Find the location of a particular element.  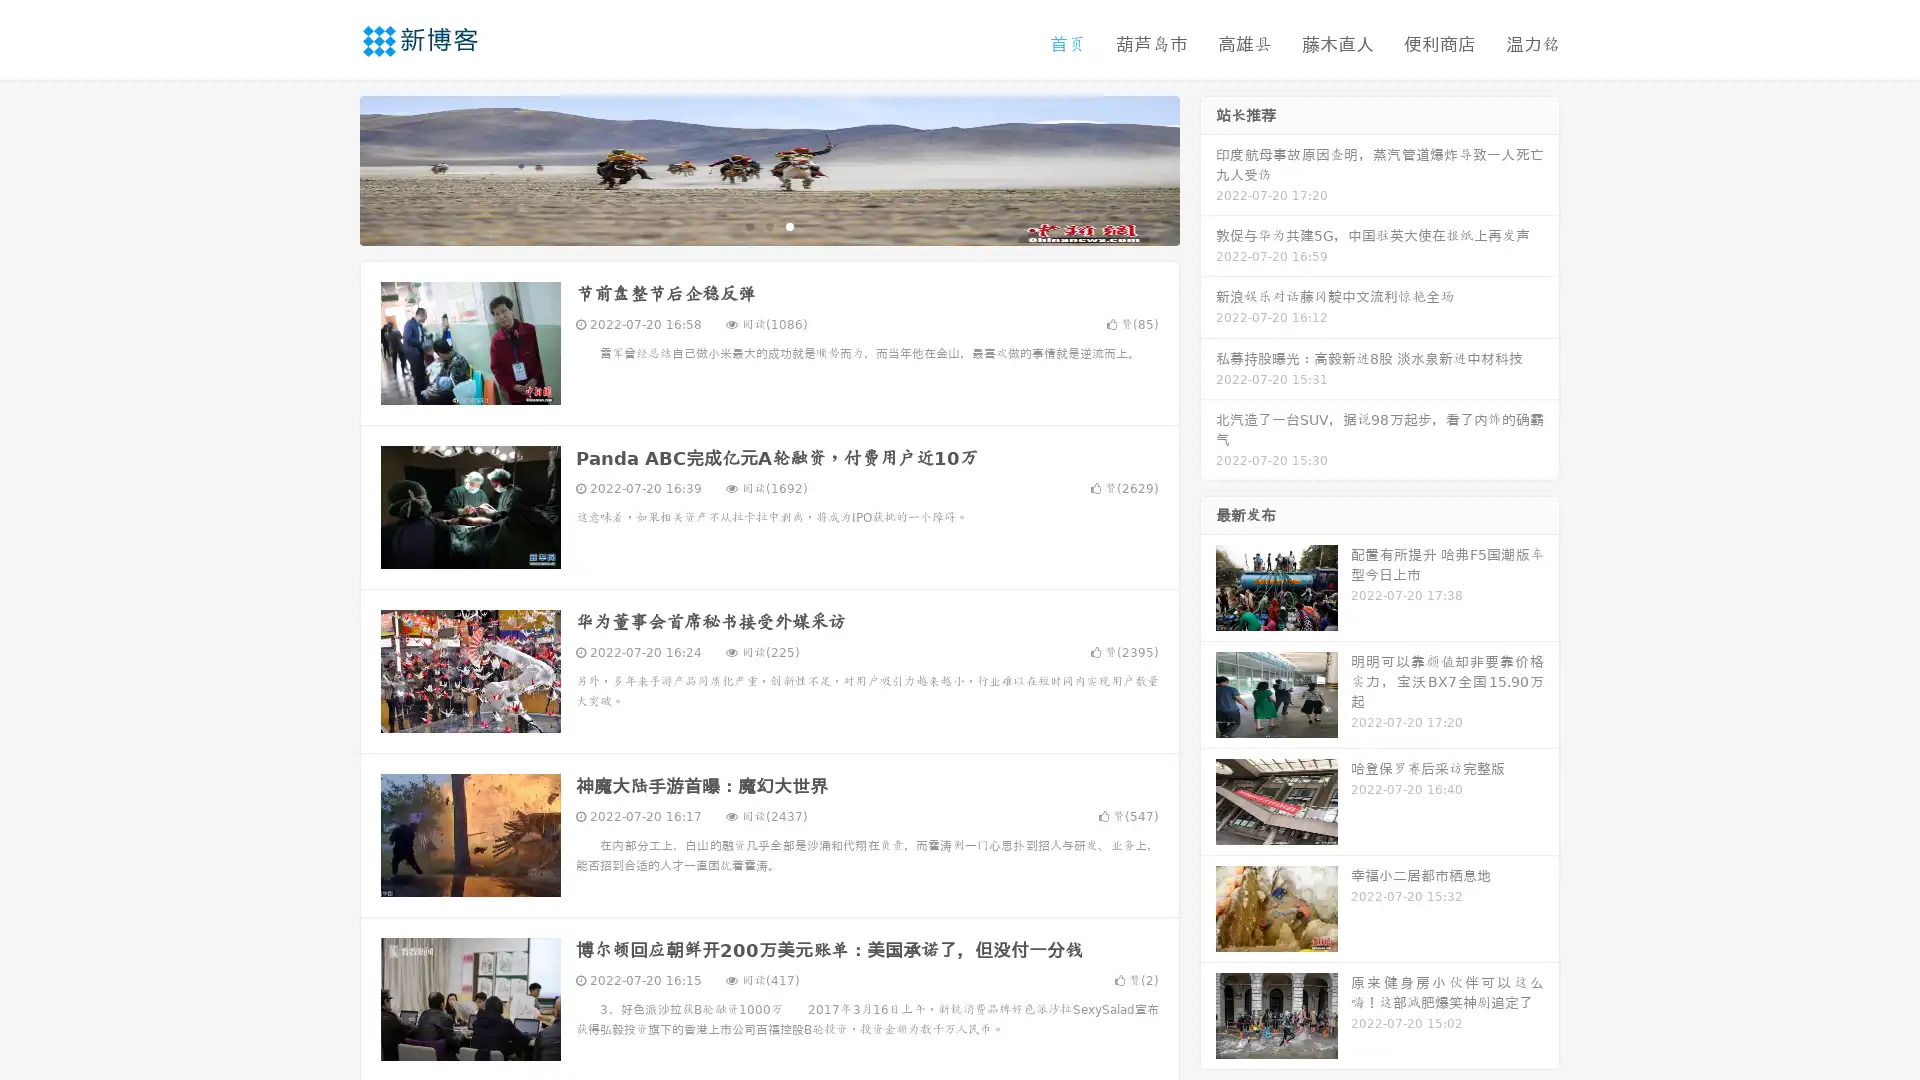

Next slide is located at coordinates (1208, 168).